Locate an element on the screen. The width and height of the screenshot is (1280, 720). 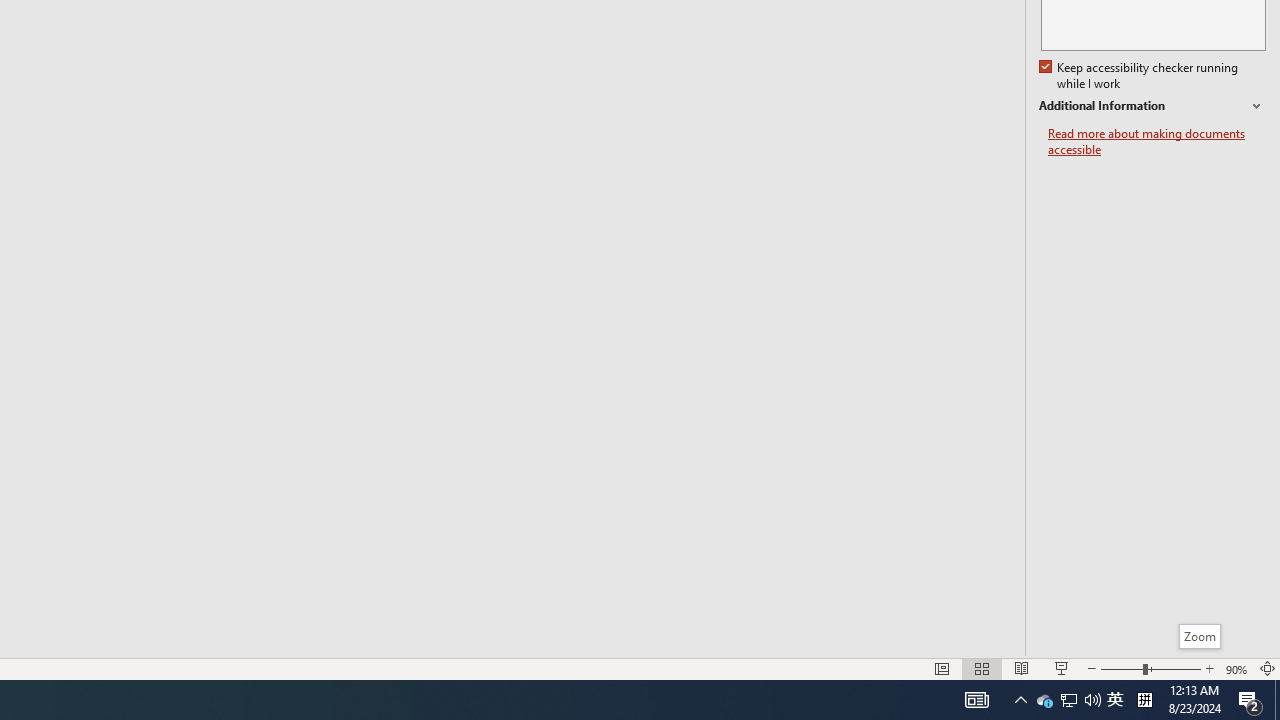
'Zoom 90%' is located at coordinates (1236, 669).